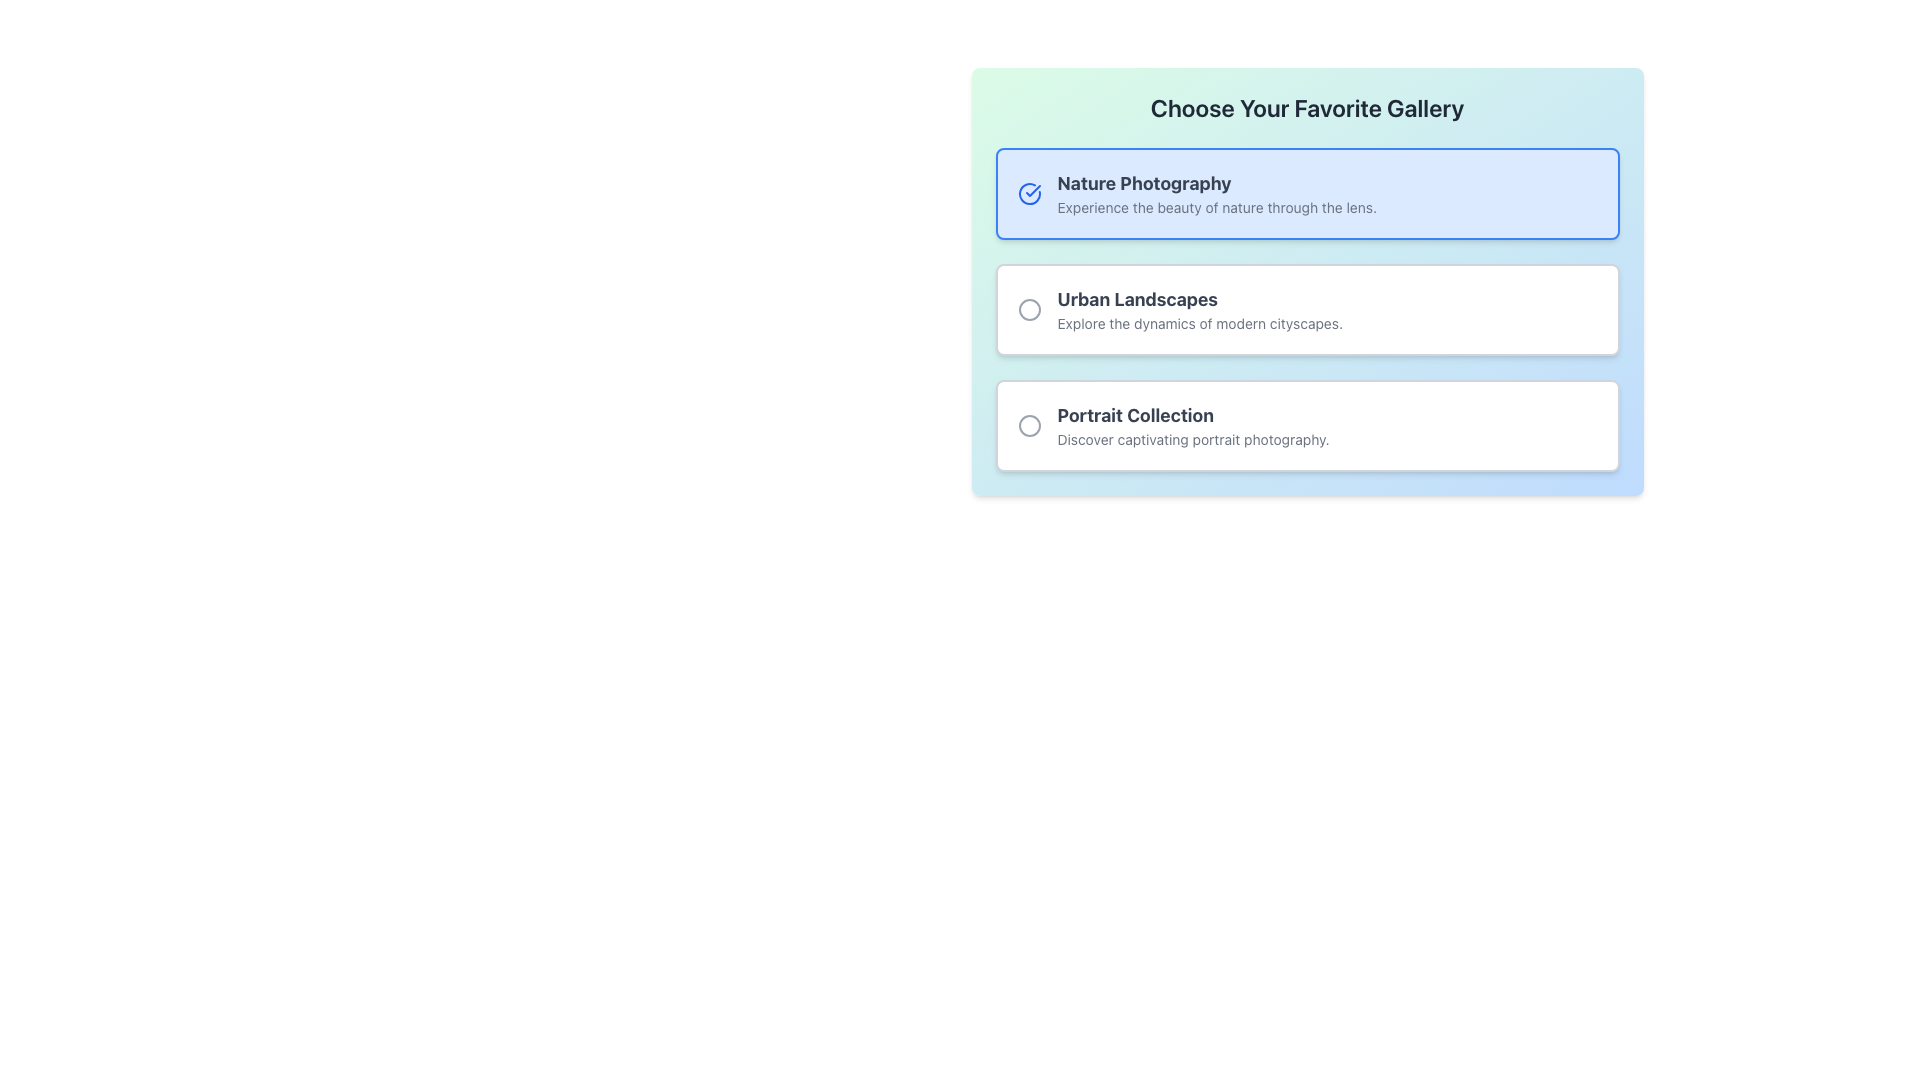  I want to click on the bold and large-sized text that reads 'Nature Photography', which is styled with a dark gray color on a light blue background, located at the top of the selection card in the gallery titled 'Choose Your Favorite Gallery', so click(1216, 184).